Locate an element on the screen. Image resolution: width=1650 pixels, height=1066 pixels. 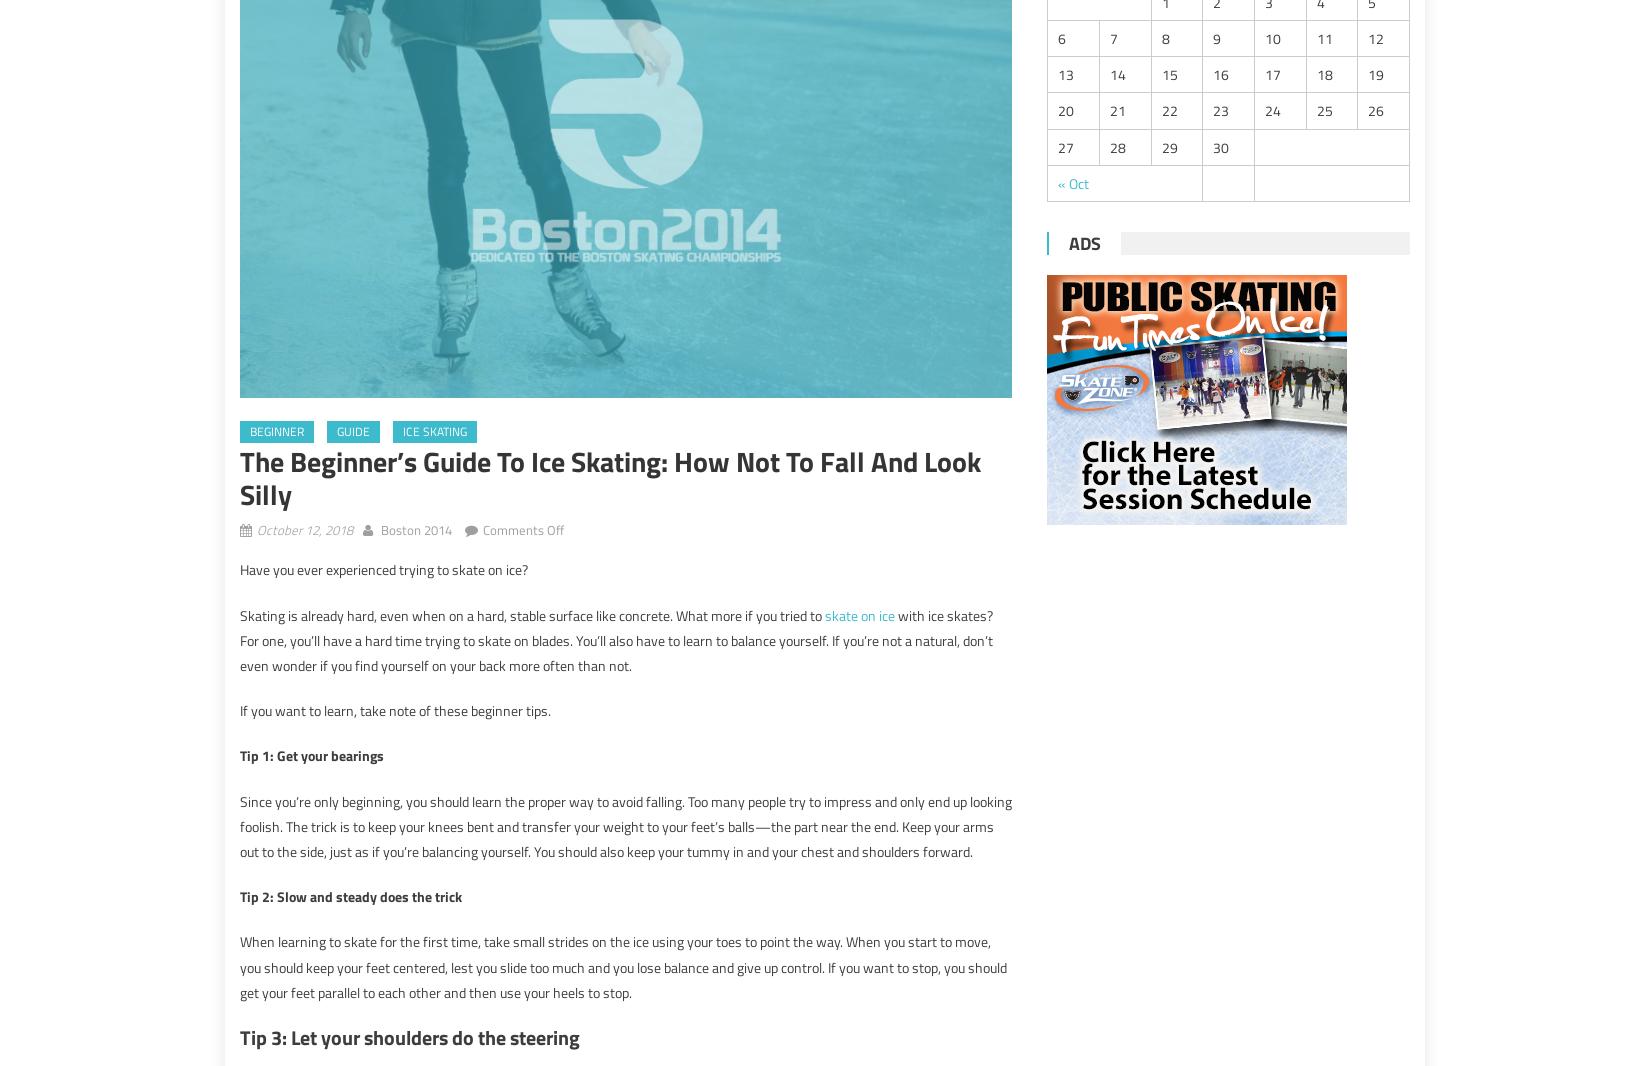
'14' is located at coordinates (1117, 73).